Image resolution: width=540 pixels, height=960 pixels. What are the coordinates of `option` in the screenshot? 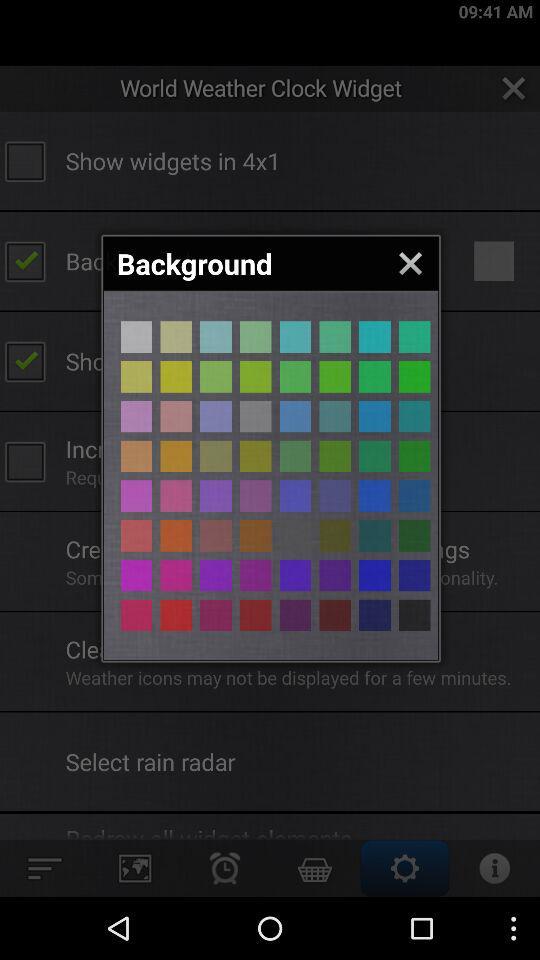 It's located at (335, 575).